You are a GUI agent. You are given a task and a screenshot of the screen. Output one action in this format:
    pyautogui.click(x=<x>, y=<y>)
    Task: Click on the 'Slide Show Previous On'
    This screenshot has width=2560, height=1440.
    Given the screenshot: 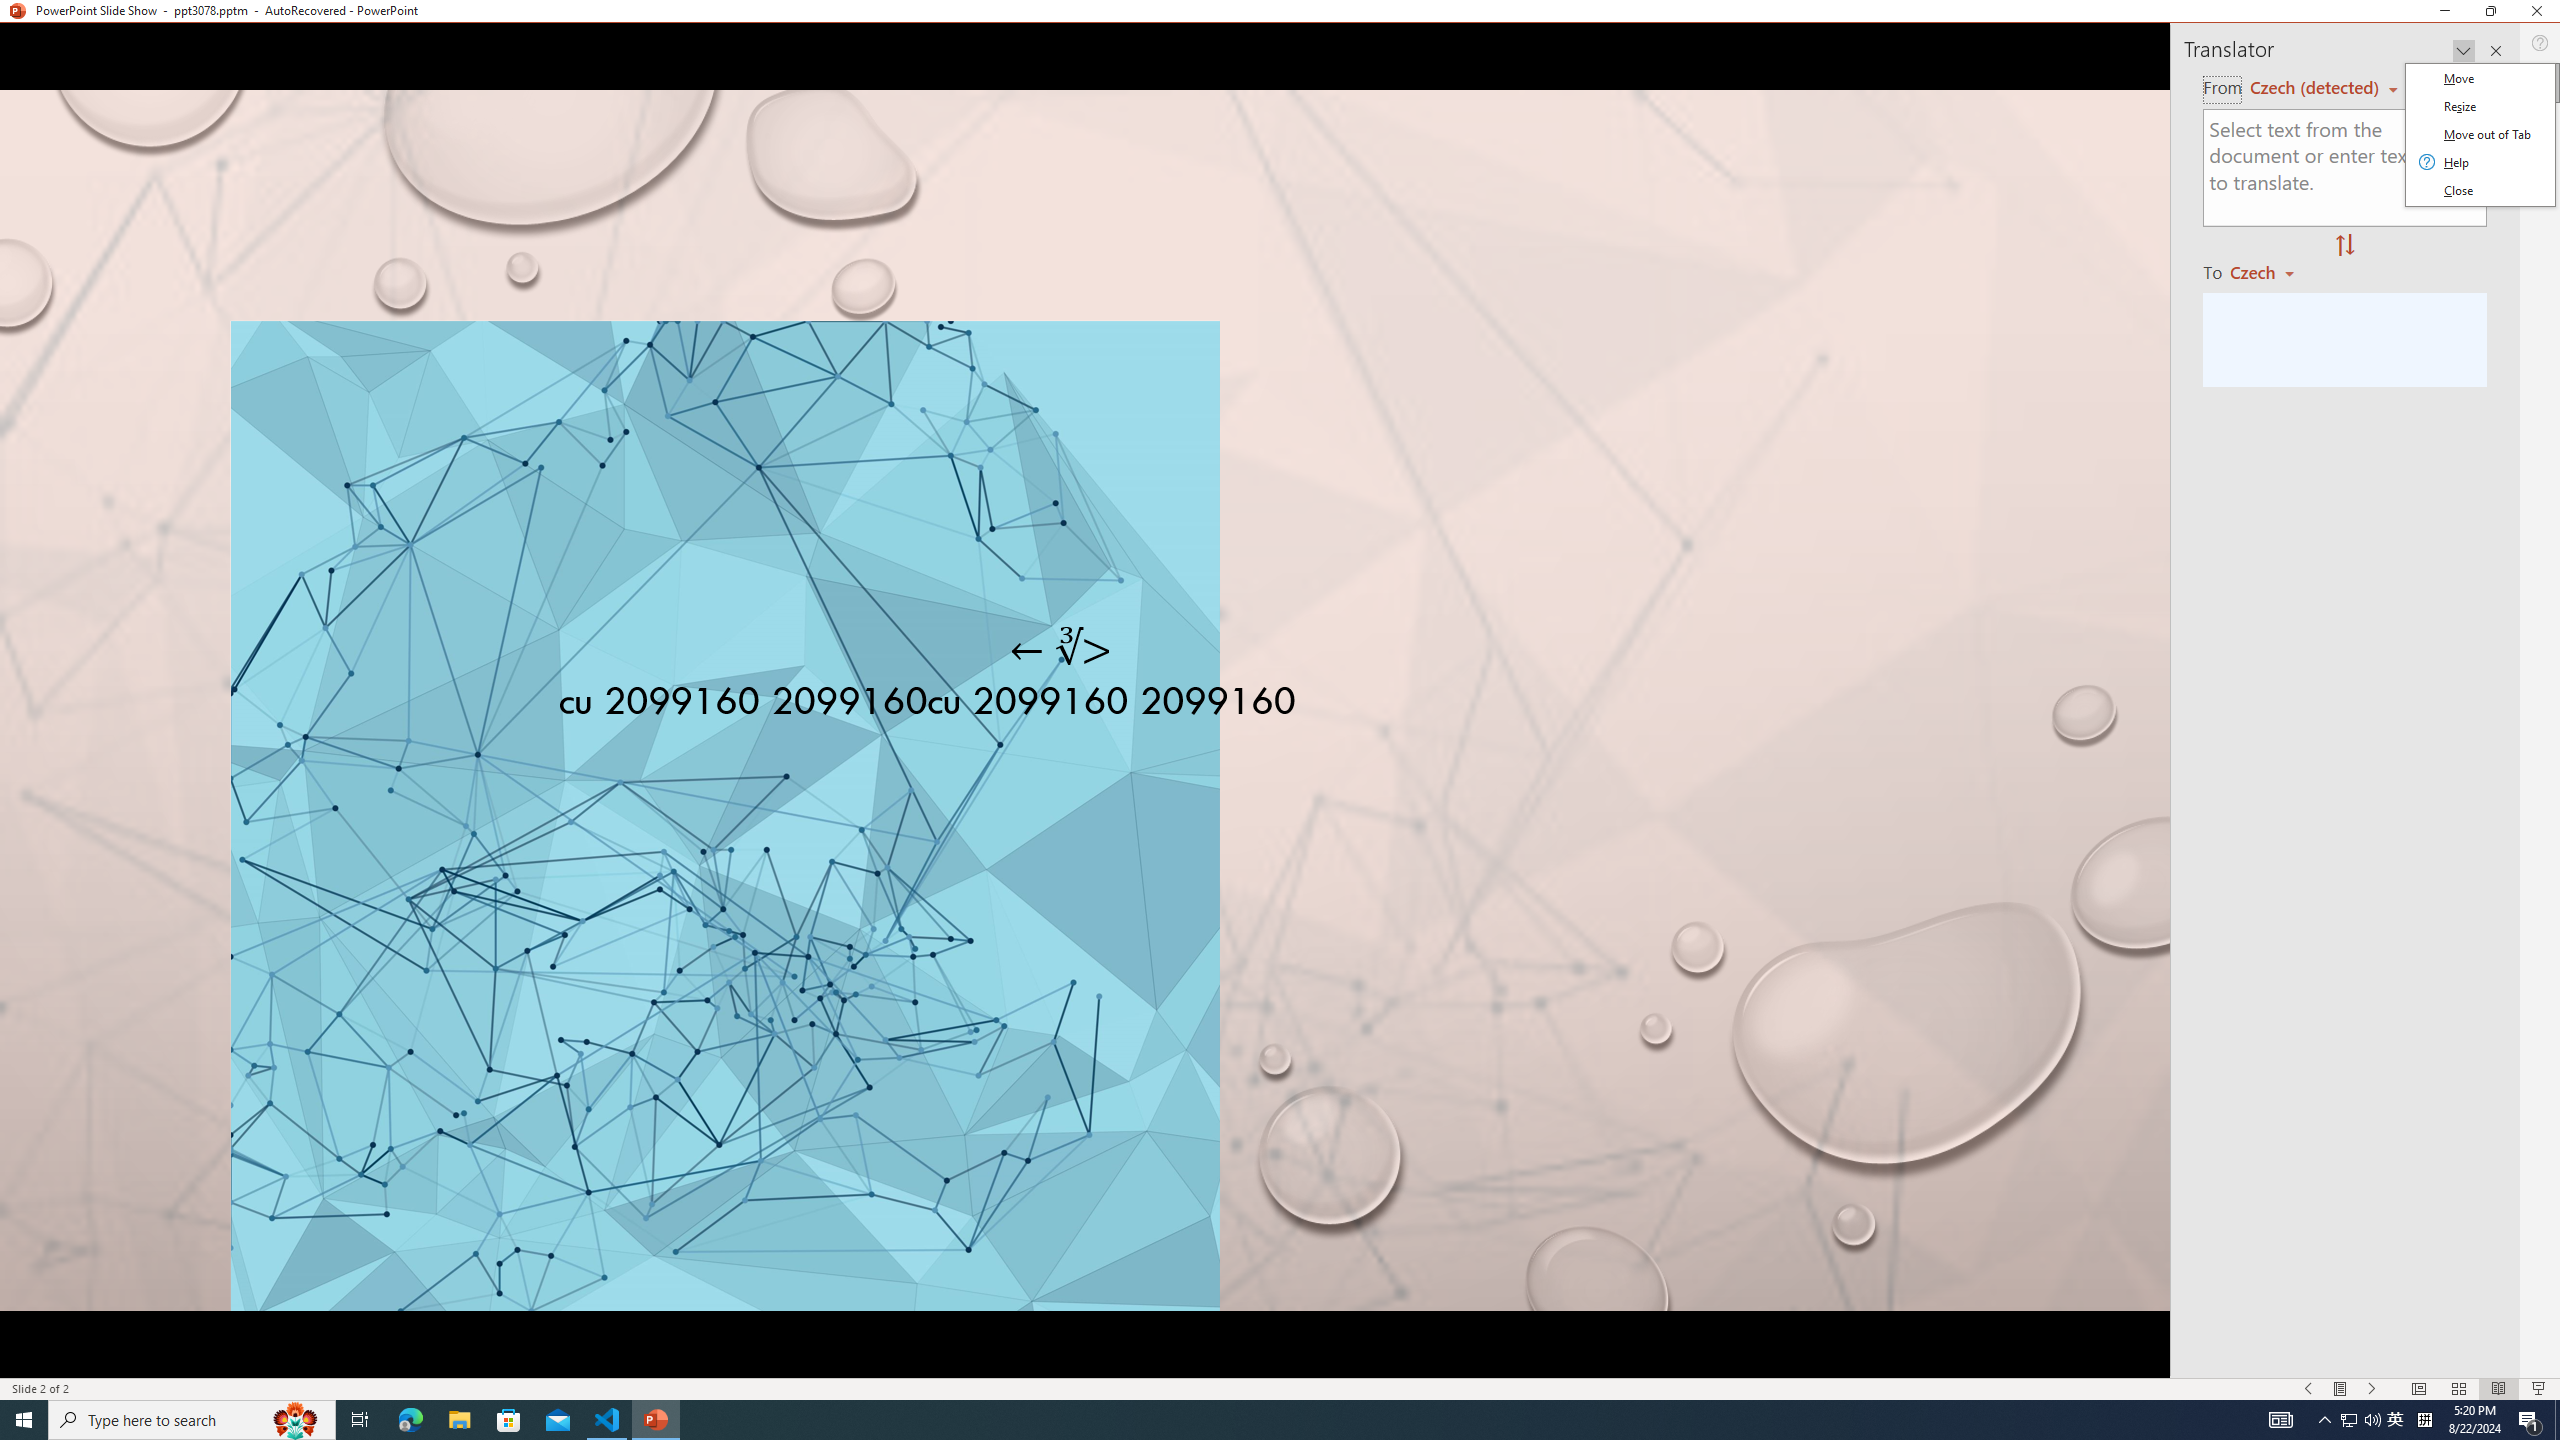 What is the action you would take?
    pyautogui.click(x=2308, y=1389)
    